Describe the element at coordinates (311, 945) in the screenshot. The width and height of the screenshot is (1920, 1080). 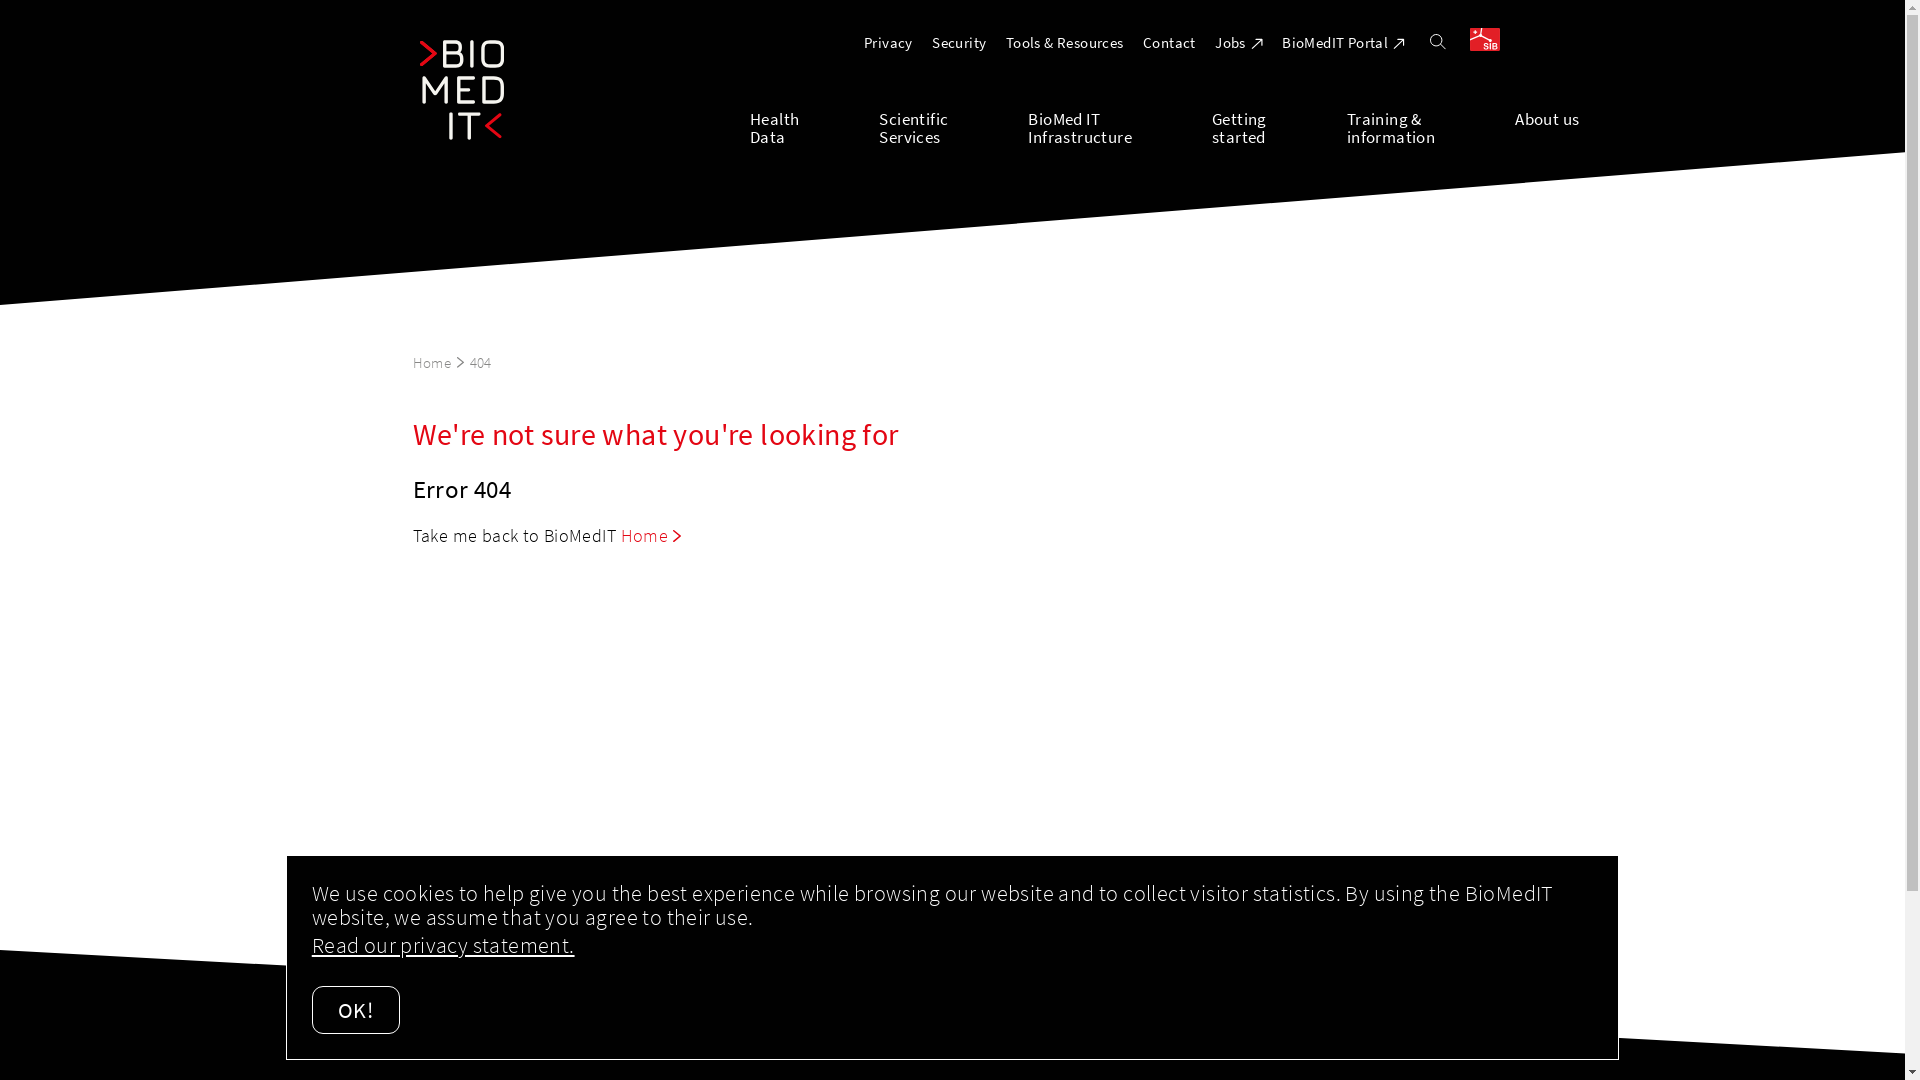
I see `'Read our privacy statement.'` at that location.